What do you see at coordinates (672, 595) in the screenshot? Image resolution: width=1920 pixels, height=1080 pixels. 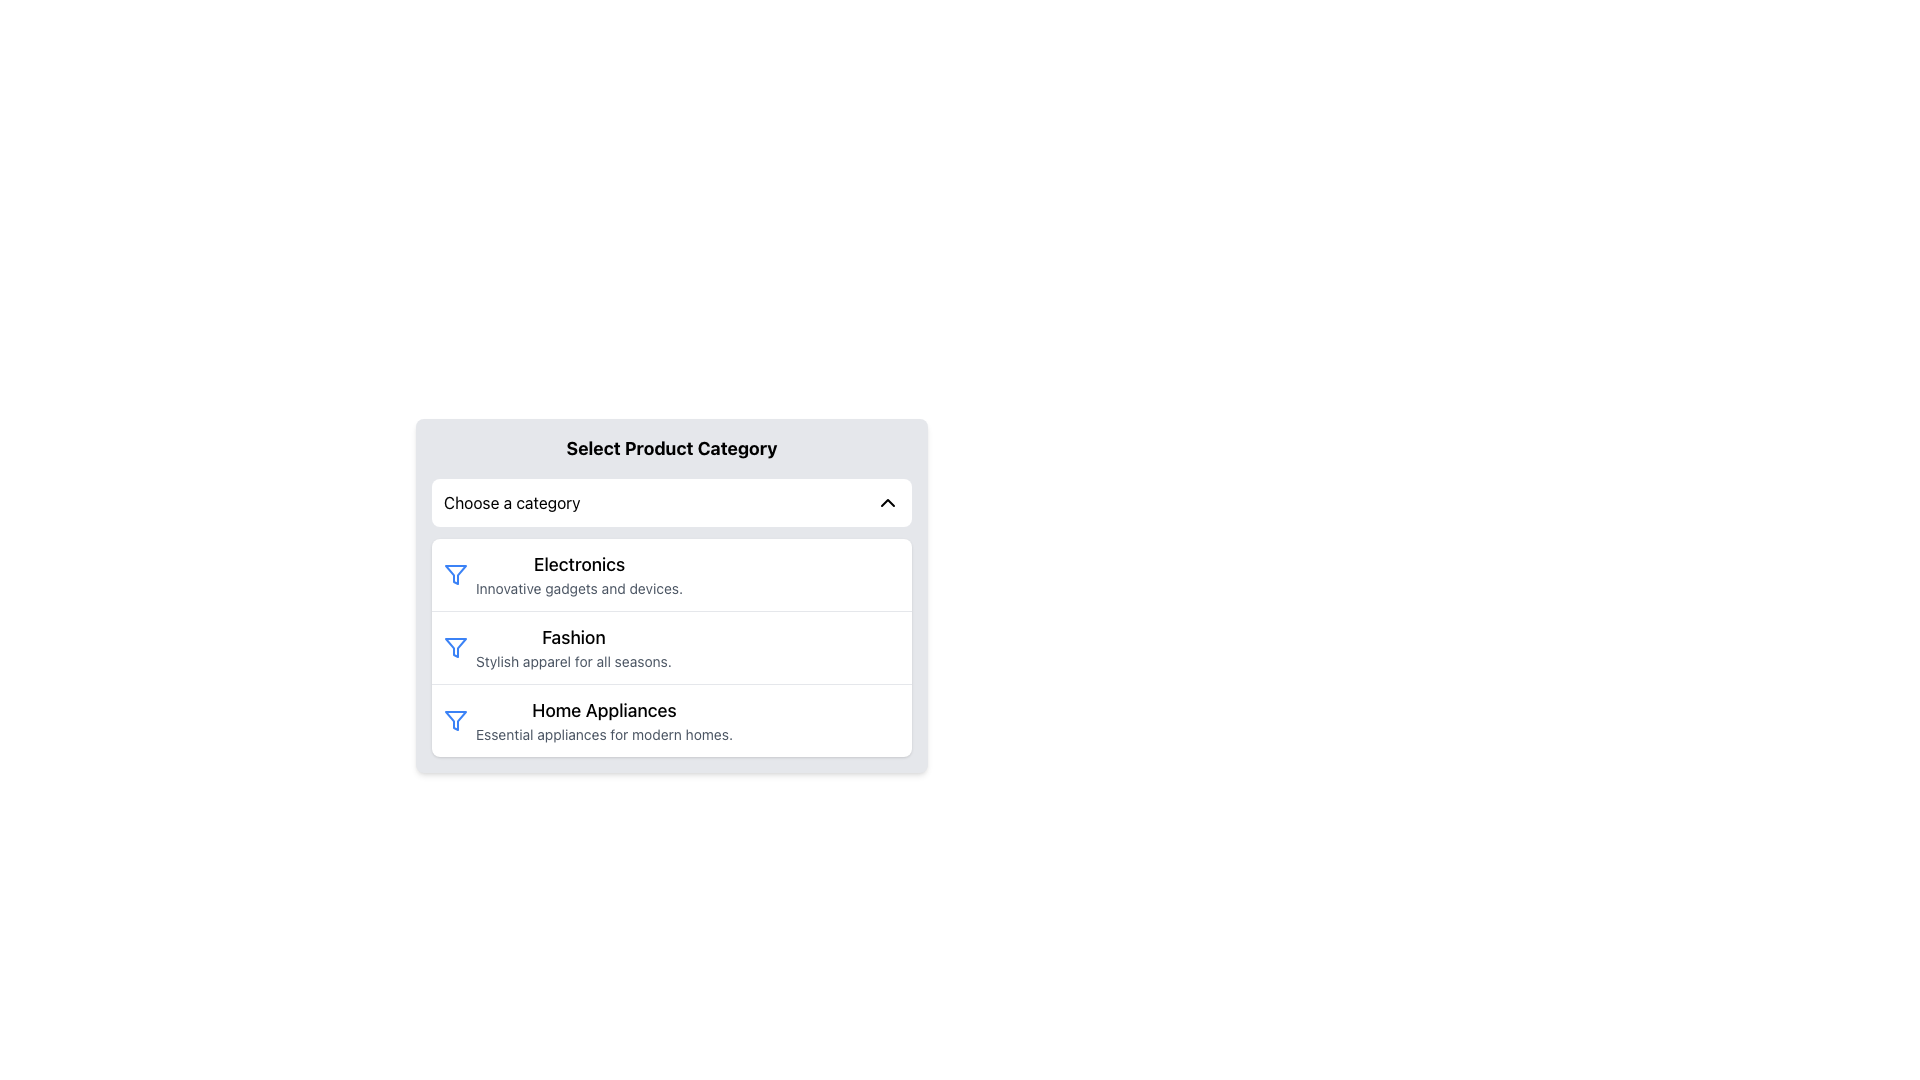 I see `the 'Electronics' dropdown menu item, which is the first option in the 'Select Product Category' dropdown` at bounding box center [672, 595].